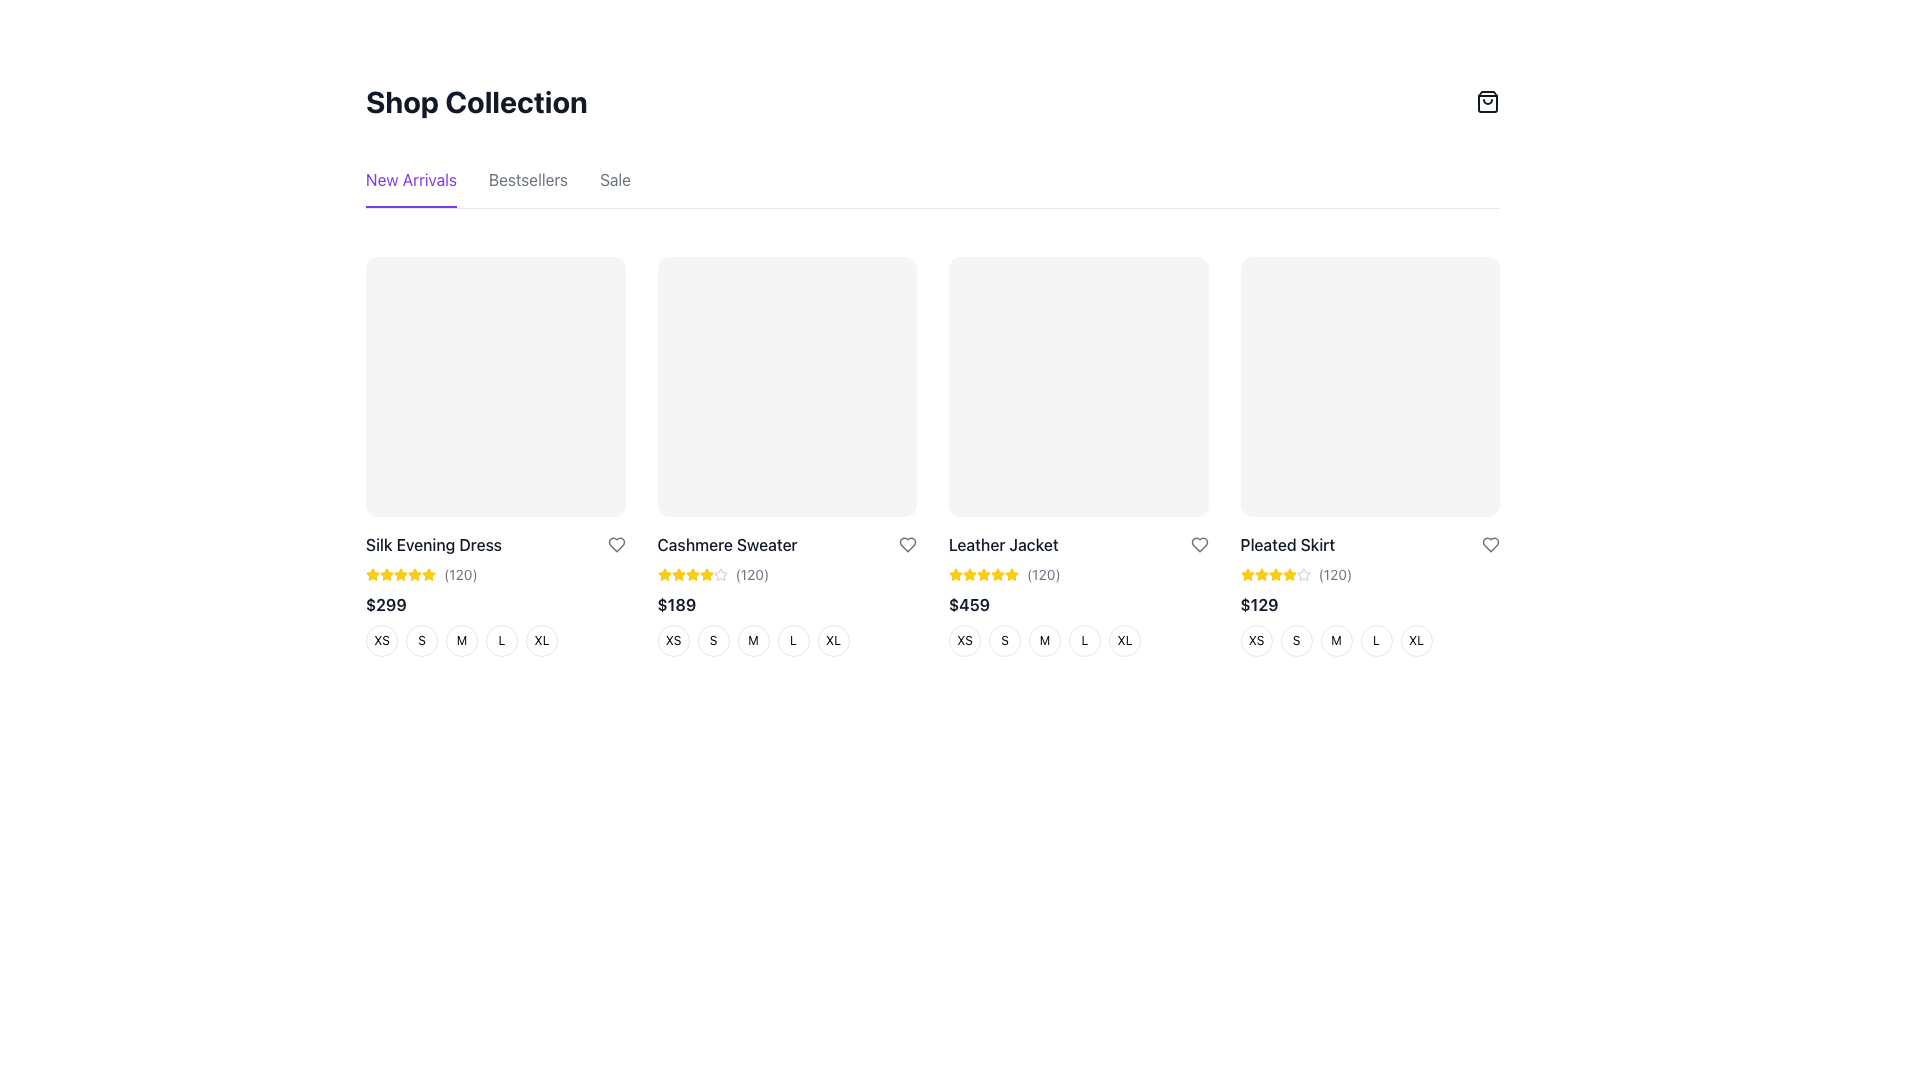  Describe the element at coordinates (1287, 544) in the screenshot. I see `the 'Pleated Skirt' text label, which is styled in medium font weight and dark gray color, located in the fourth product card of the 'Shop Collection' section, beneath the product image and rating` at that location.